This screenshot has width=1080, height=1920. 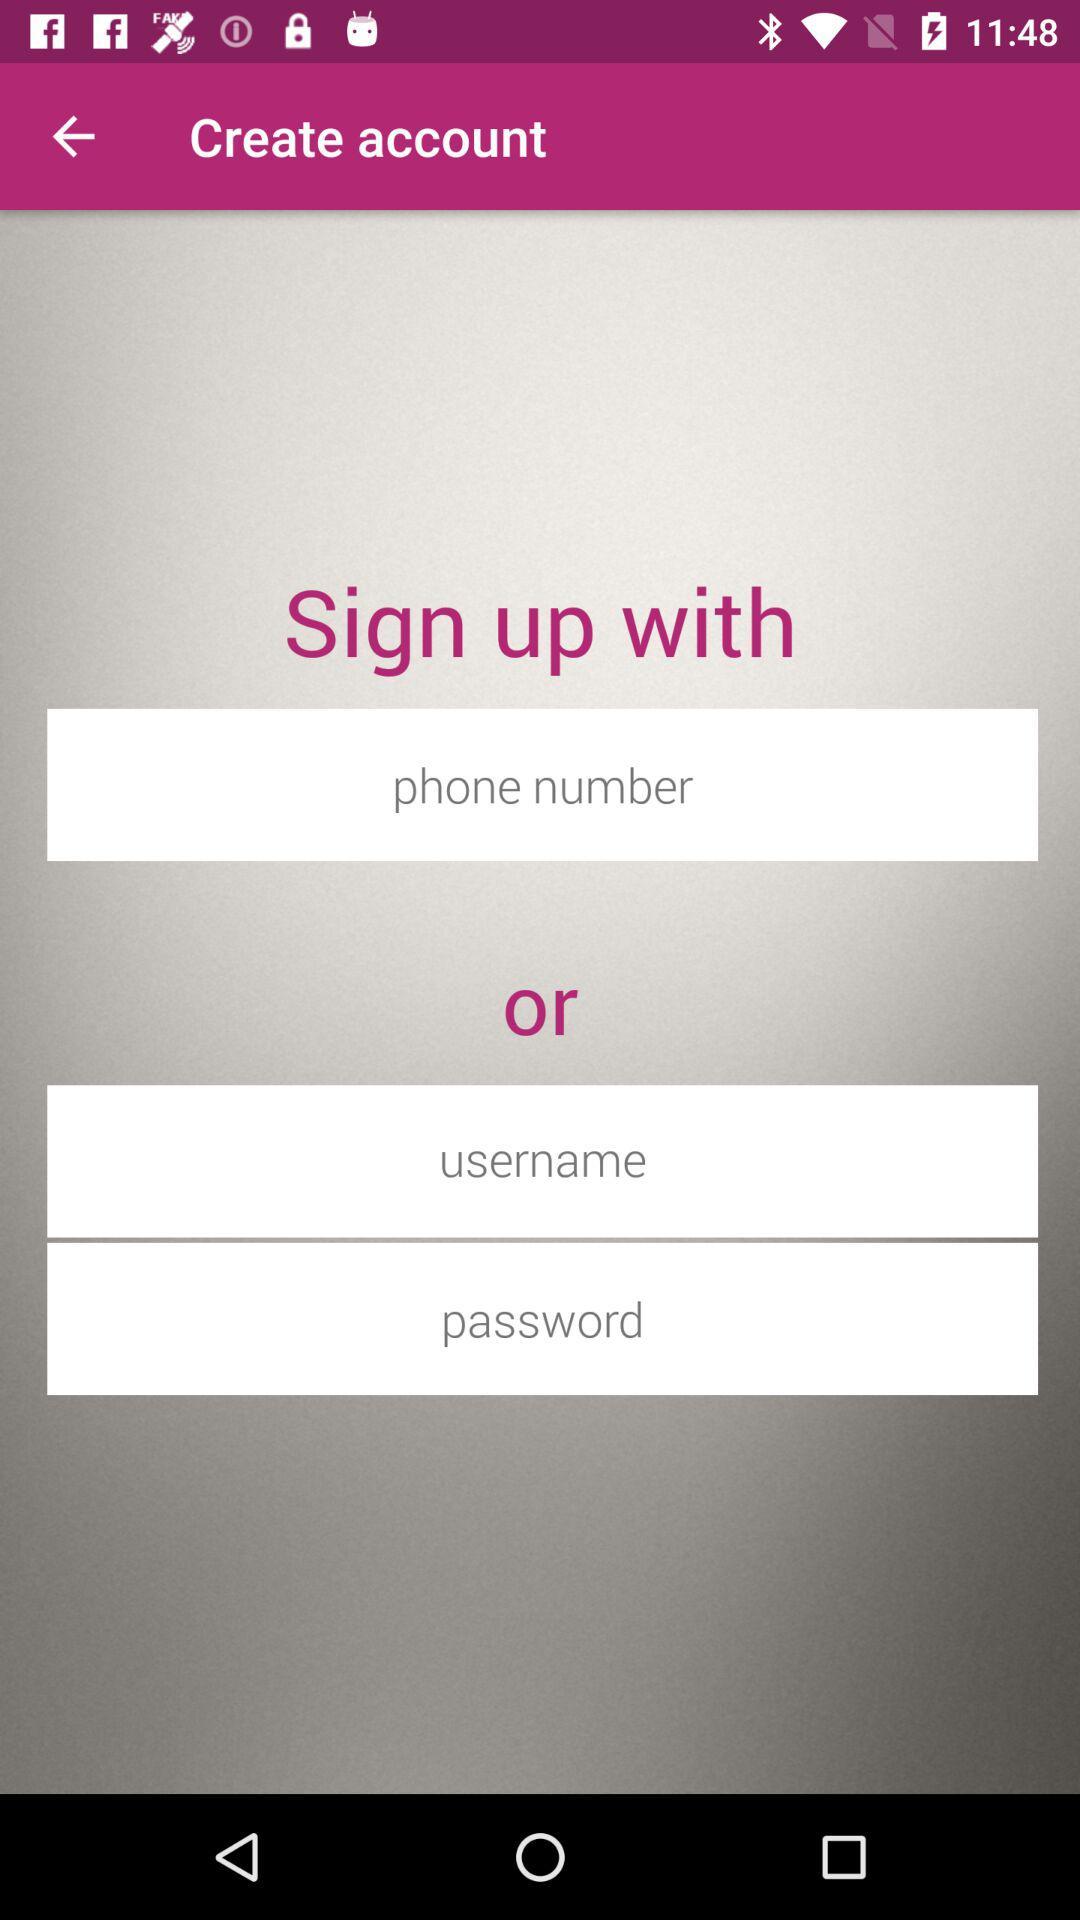 What do you see at coordinates (542, 1318) in the screenshot?
I see `password` at bounding box center [542, 1318].